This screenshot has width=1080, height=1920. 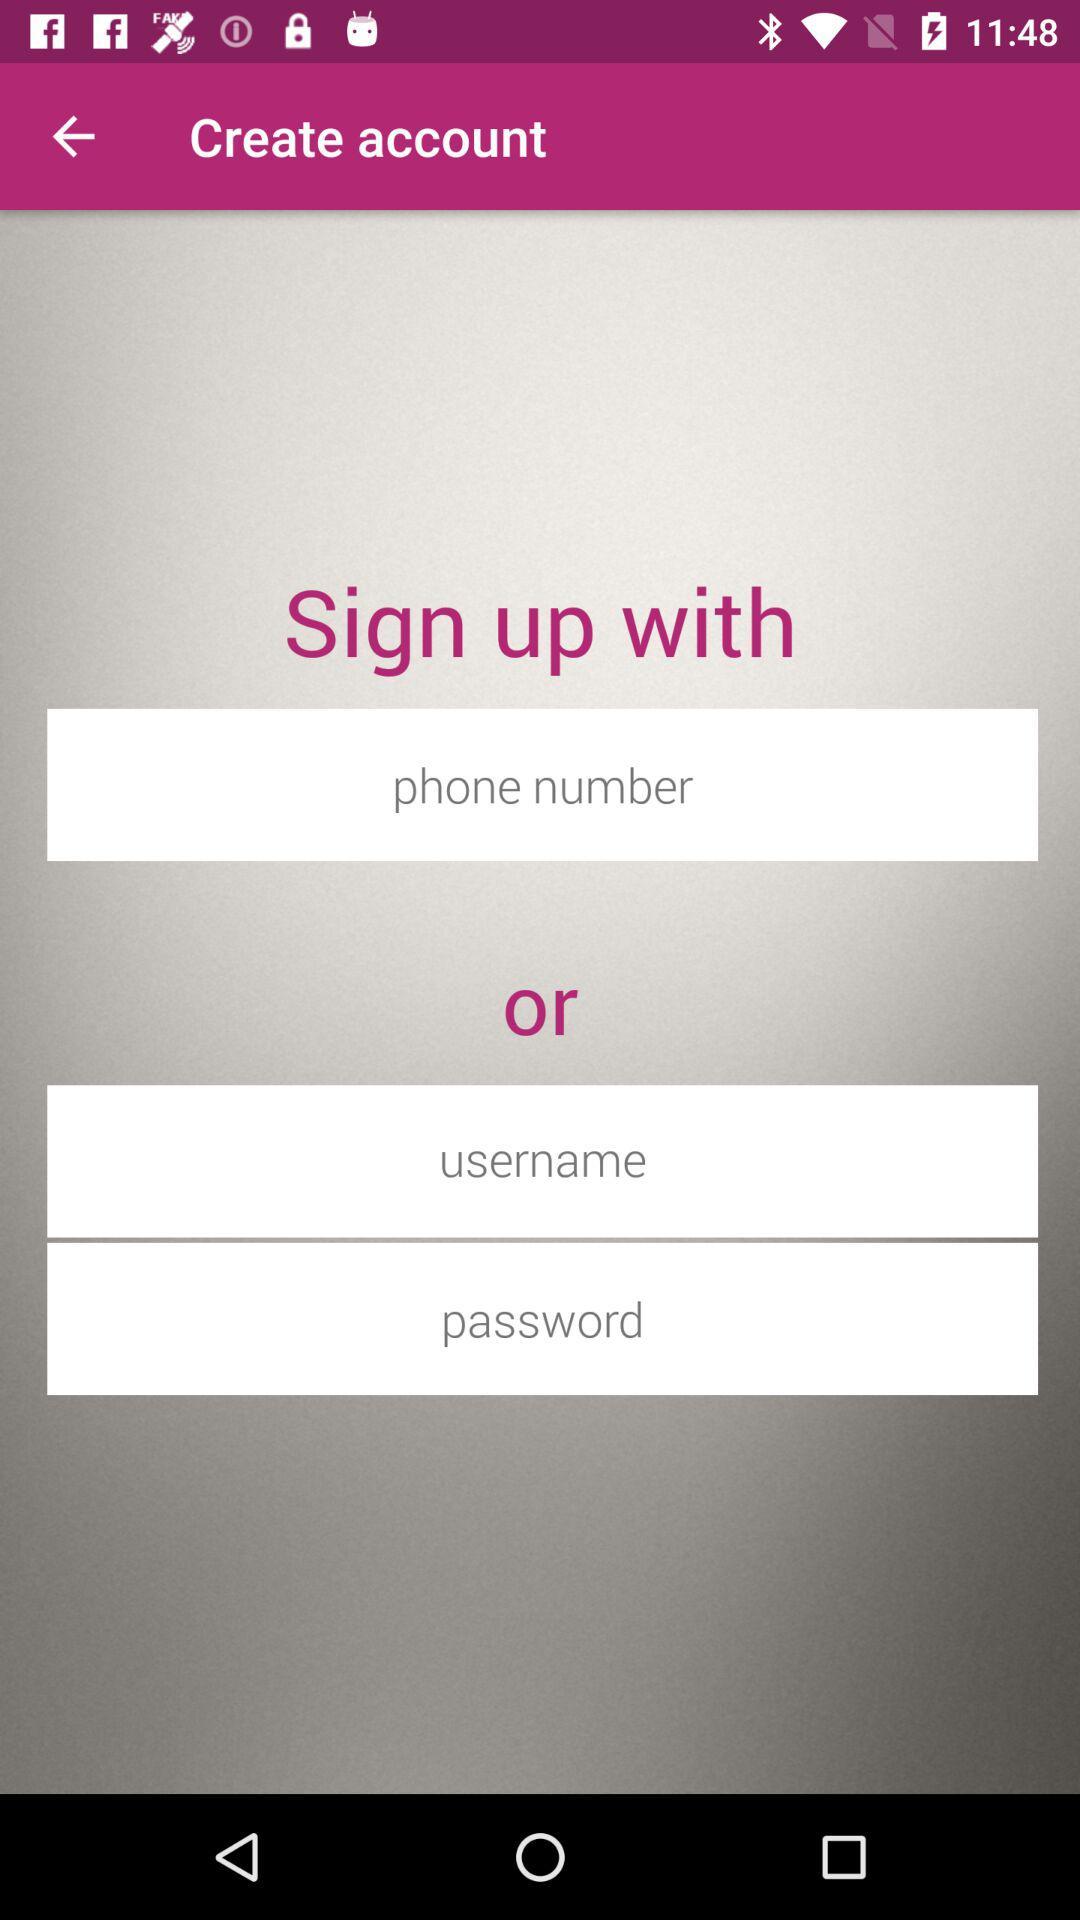 What do you see at coordinates (542, 1318) in the screenshot?
I see `password` at bounding box center [542, 1318].